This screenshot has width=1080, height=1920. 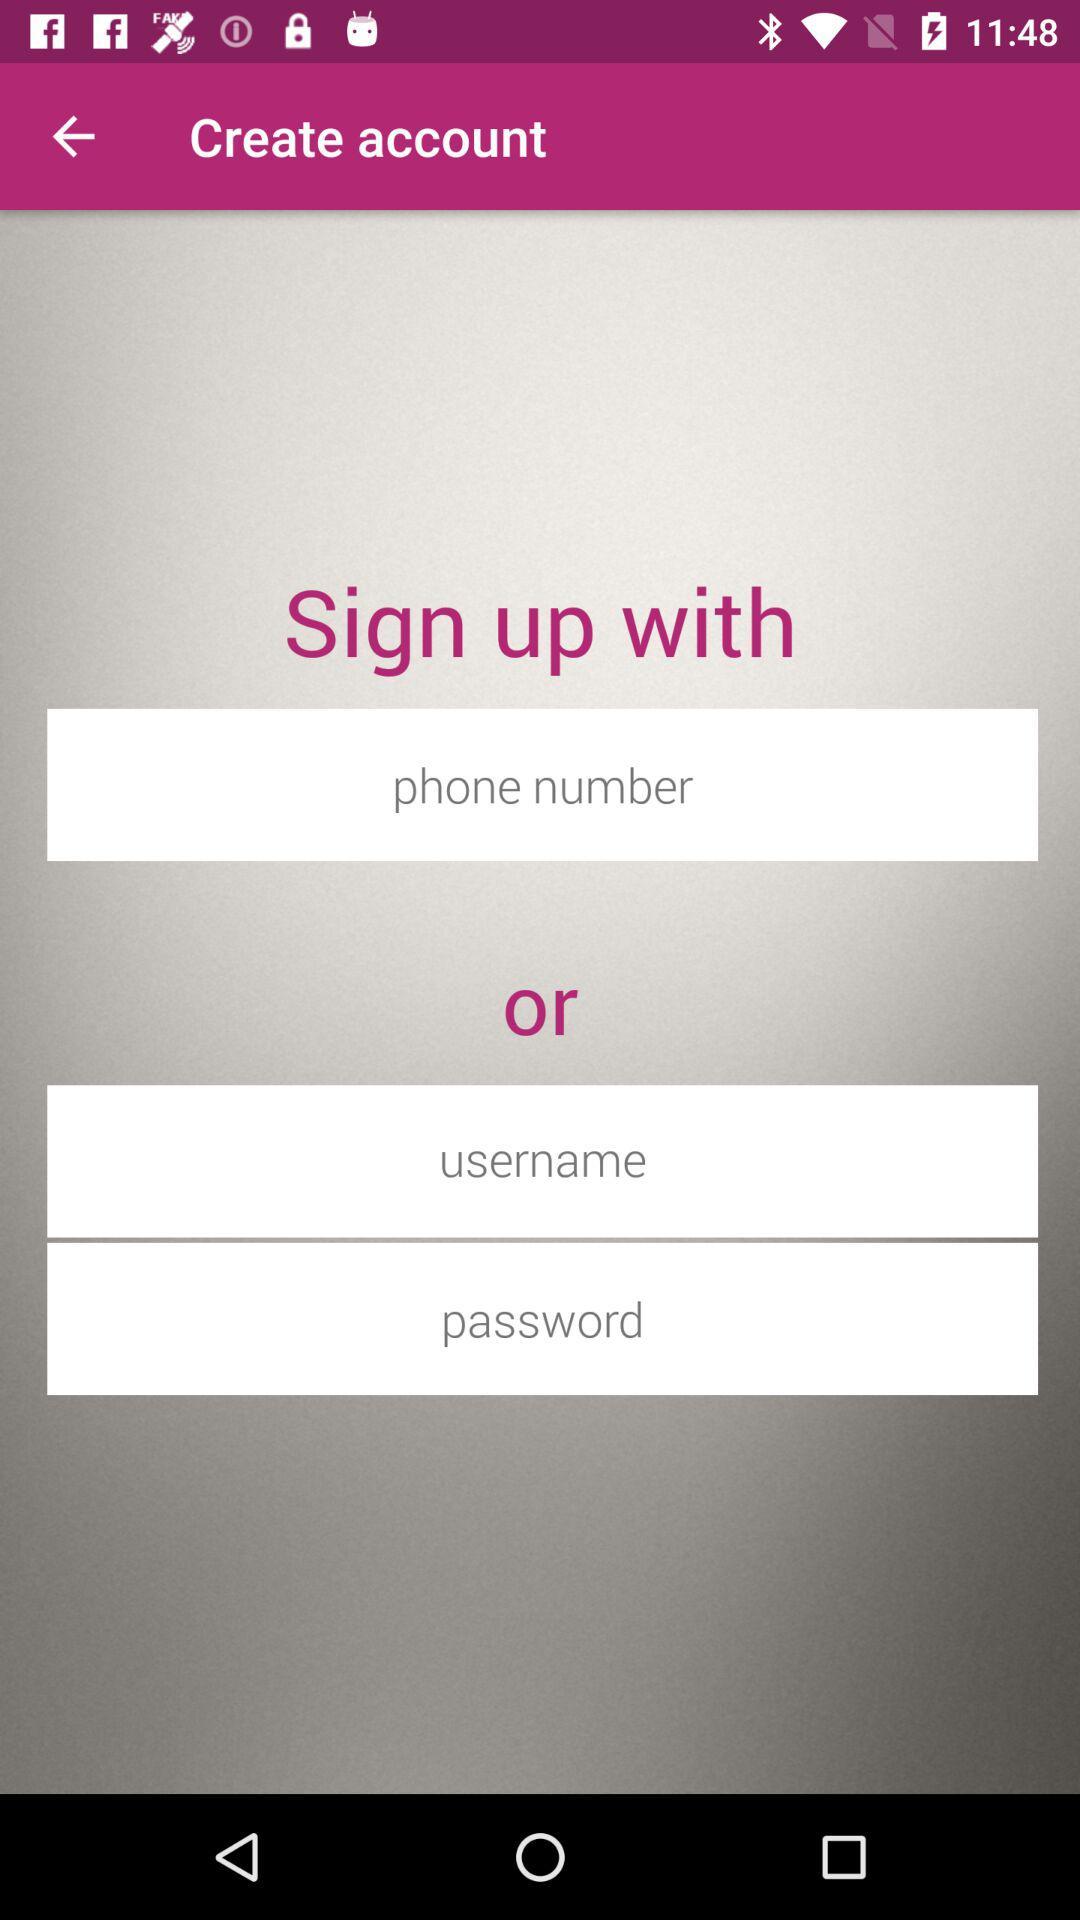 What do you see at coordinates (542, 1318) in the screenshot?
I see `password` at bounding box center [542, 1318].